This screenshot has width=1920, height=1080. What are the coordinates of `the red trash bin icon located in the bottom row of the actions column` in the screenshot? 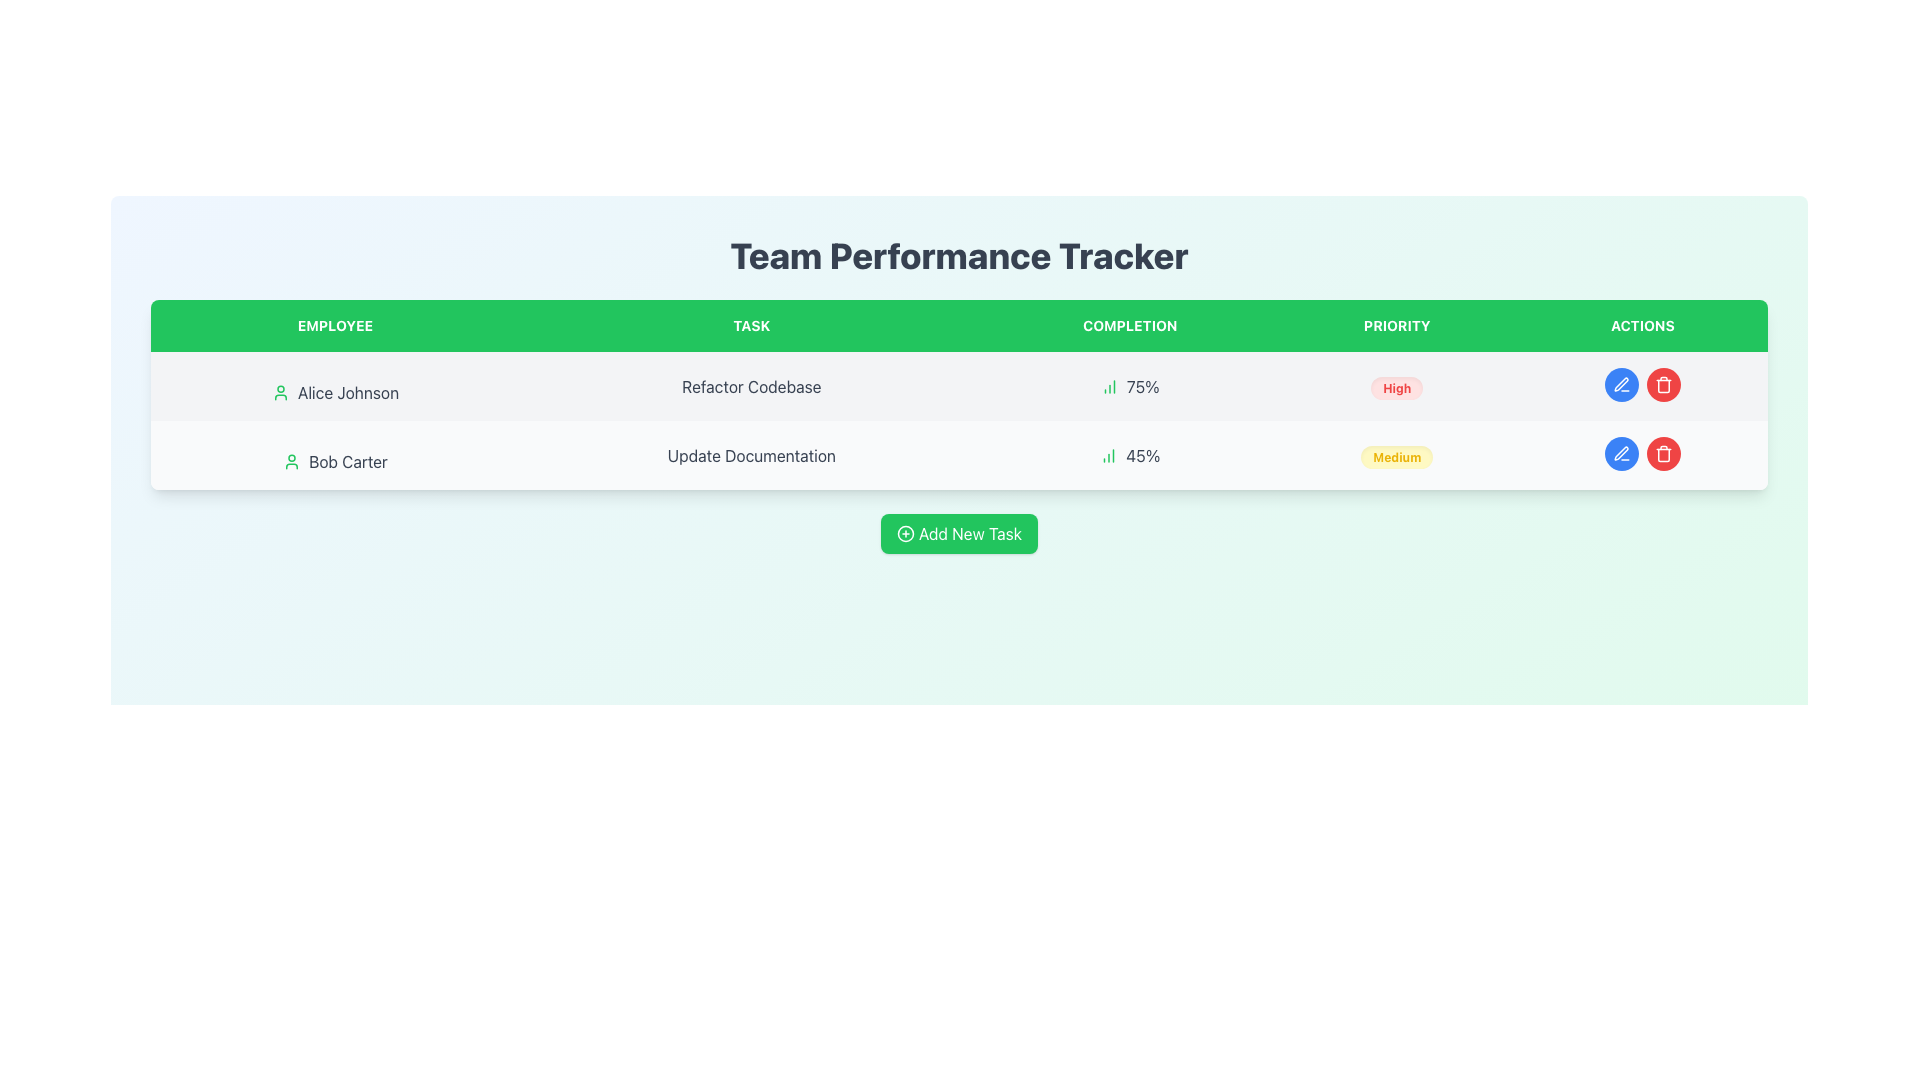 It's located at (1663, 386).